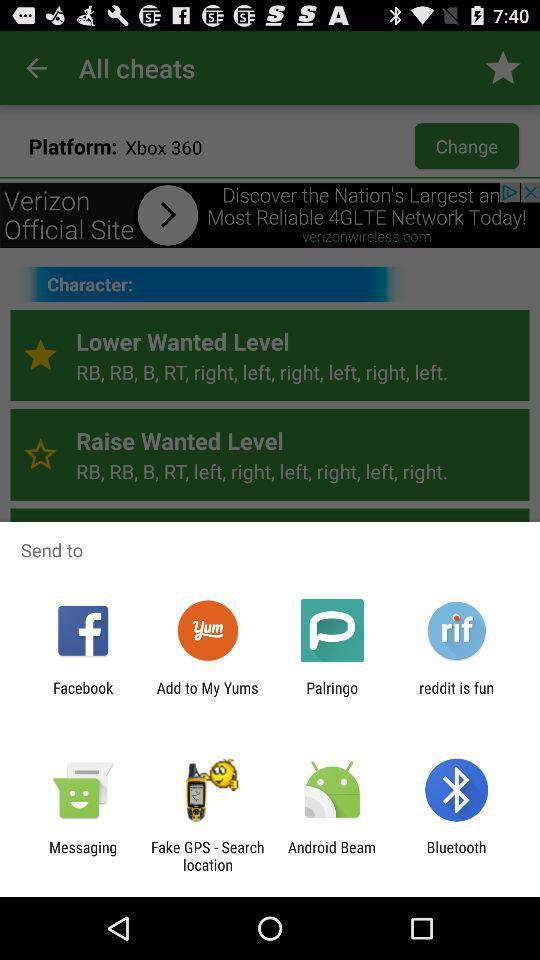  Describe the element at coordinates (332, 696) in the screenshot. I see `item next to reddit is fun` at that location.